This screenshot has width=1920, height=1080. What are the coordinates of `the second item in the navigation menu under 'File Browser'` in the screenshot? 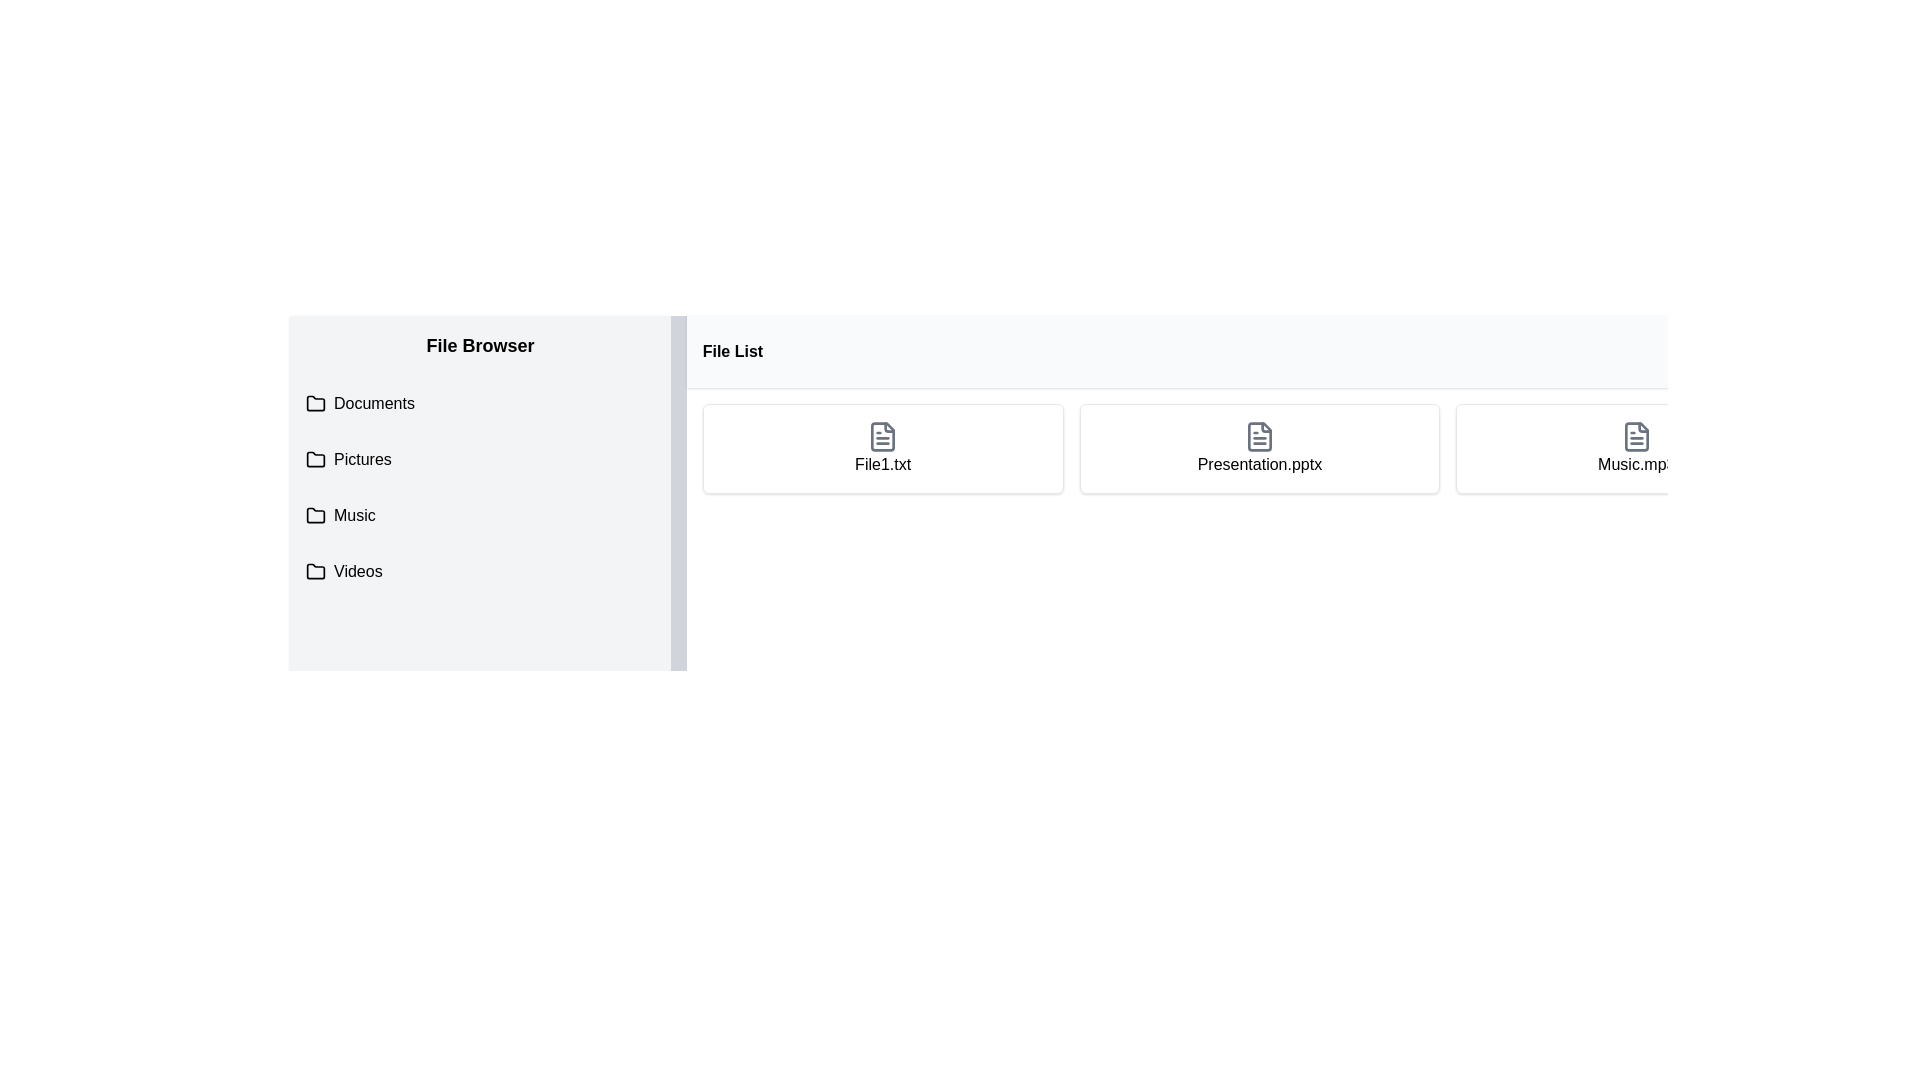 It's located at (480, 404).